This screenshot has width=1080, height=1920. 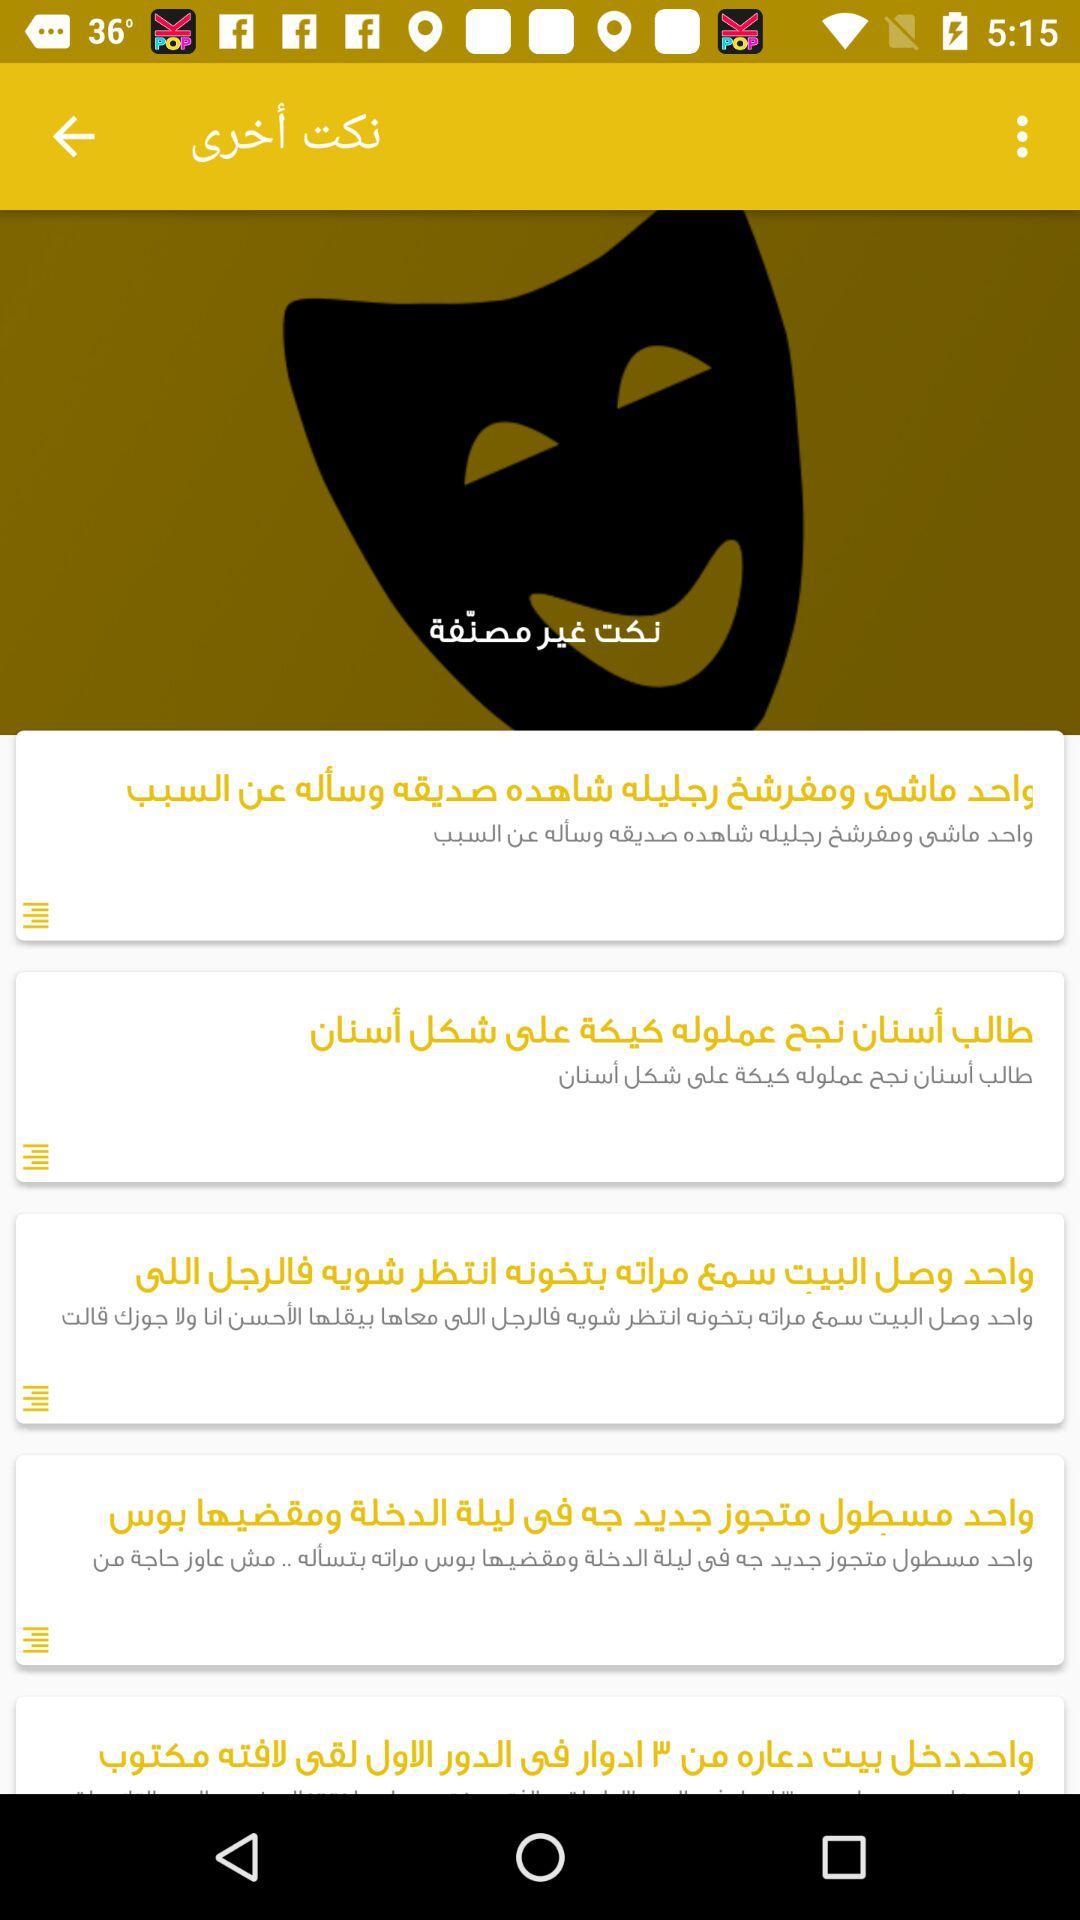 What do you see at coordinates (1027, 136) in the screenshot?
I see `the three button at the top right corner of the page` at bounding box center [1027, 136].